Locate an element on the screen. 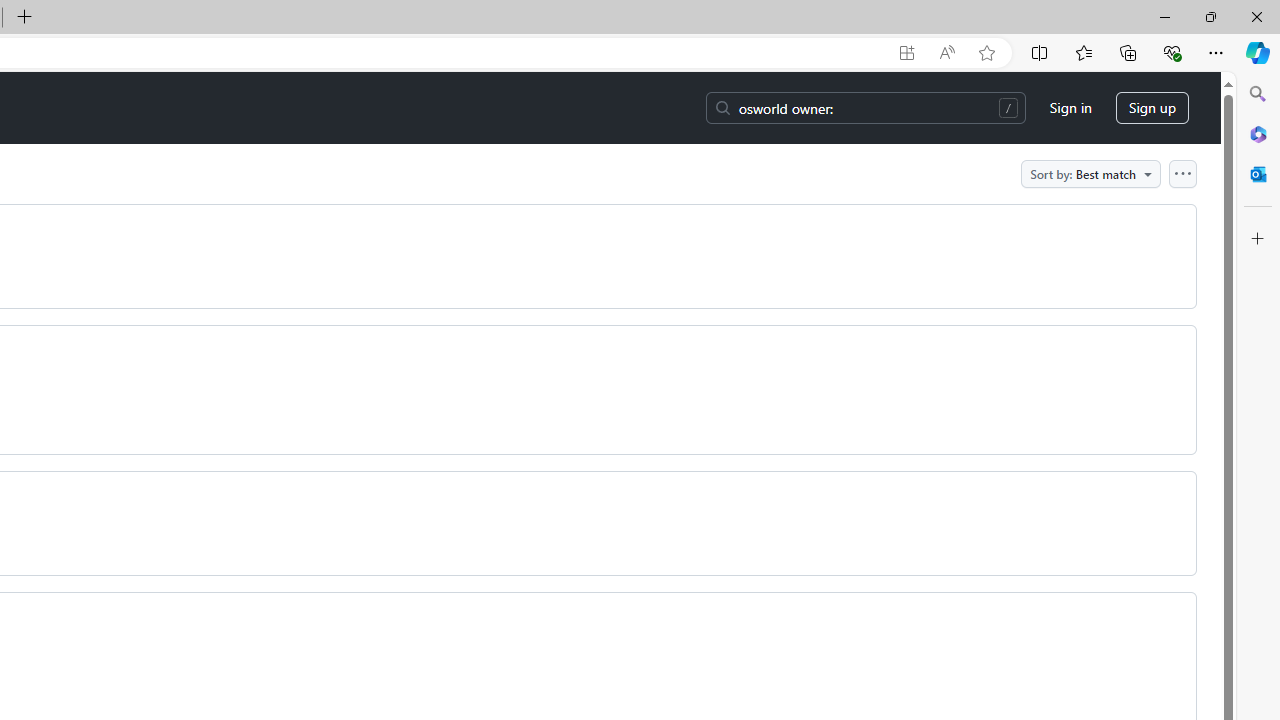  'Sign up' is located at coordinates (1152, 108).